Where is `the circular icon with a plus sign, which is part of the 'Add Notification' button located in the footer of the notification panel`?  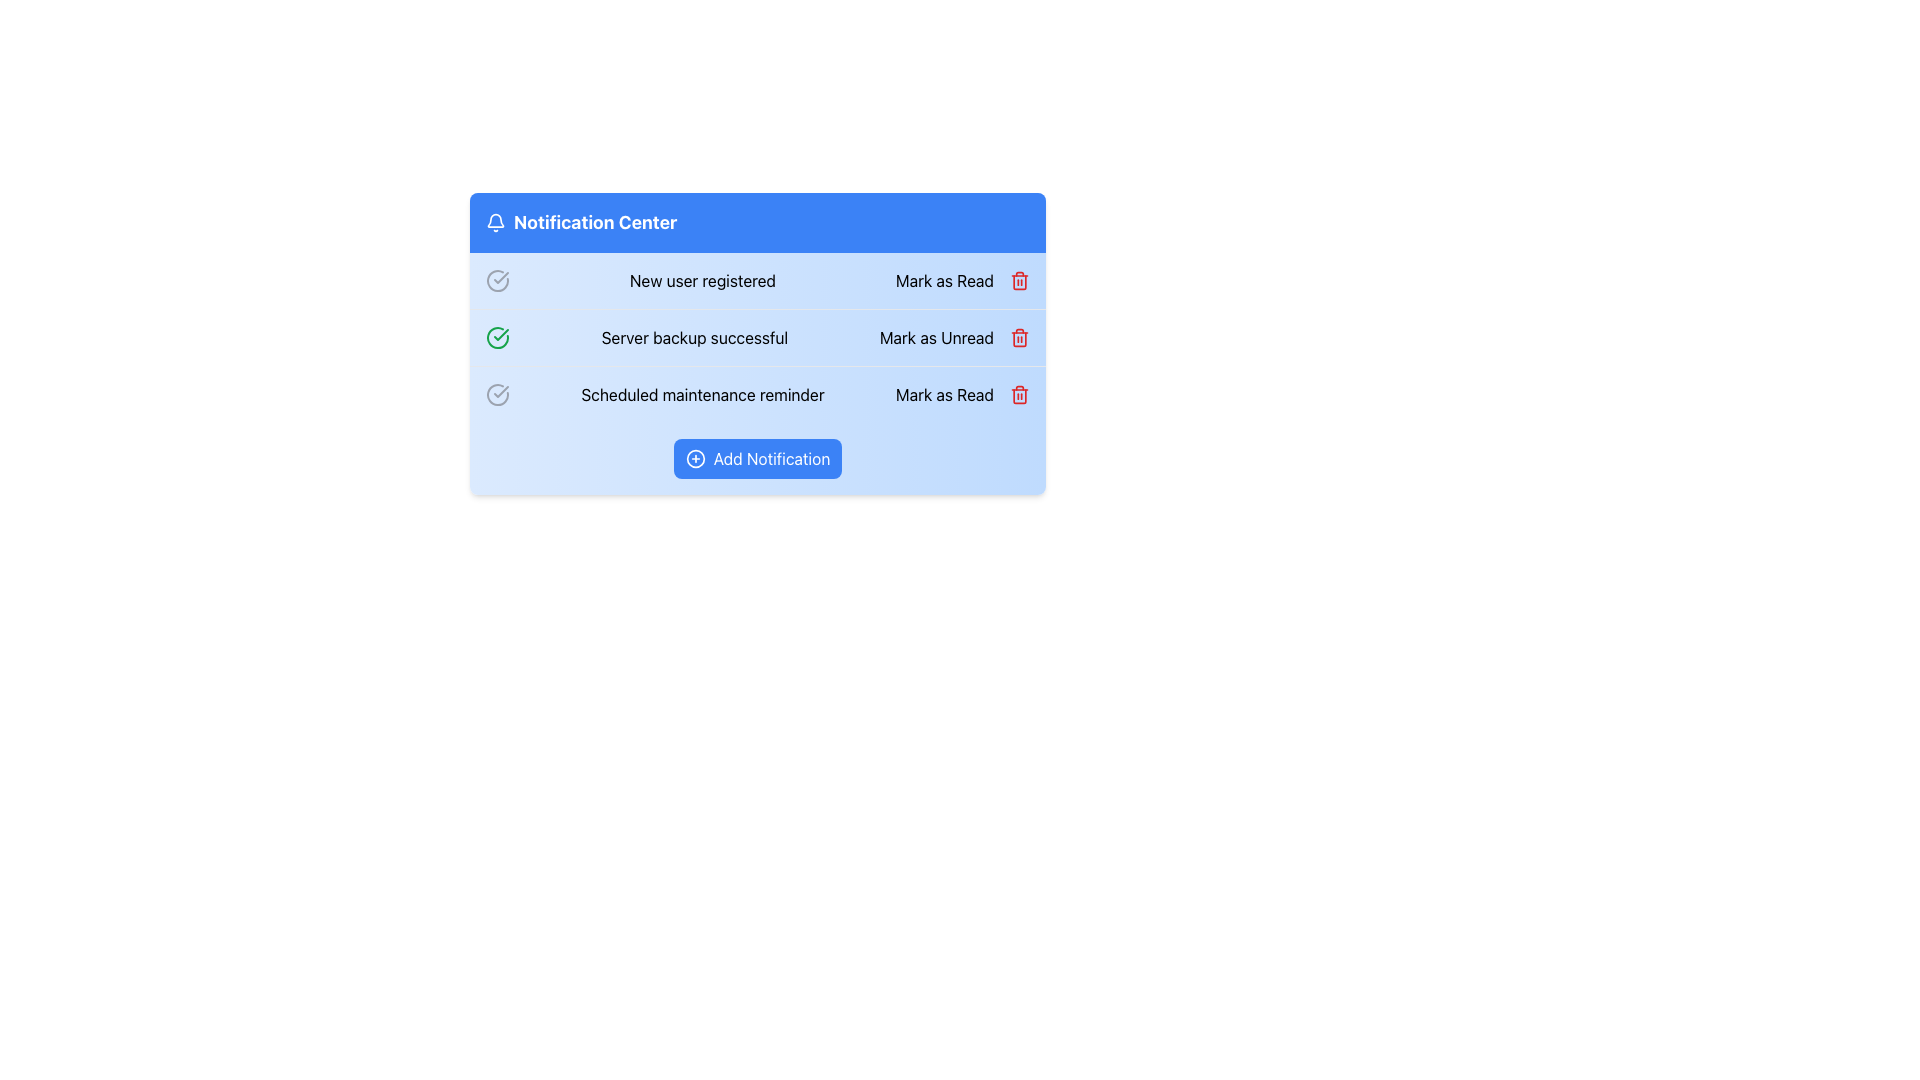
the circular icon with a plus sign, which is part of the 'Add Notification' button located in the footer of the notification panel is located at coordinates (695, 459).